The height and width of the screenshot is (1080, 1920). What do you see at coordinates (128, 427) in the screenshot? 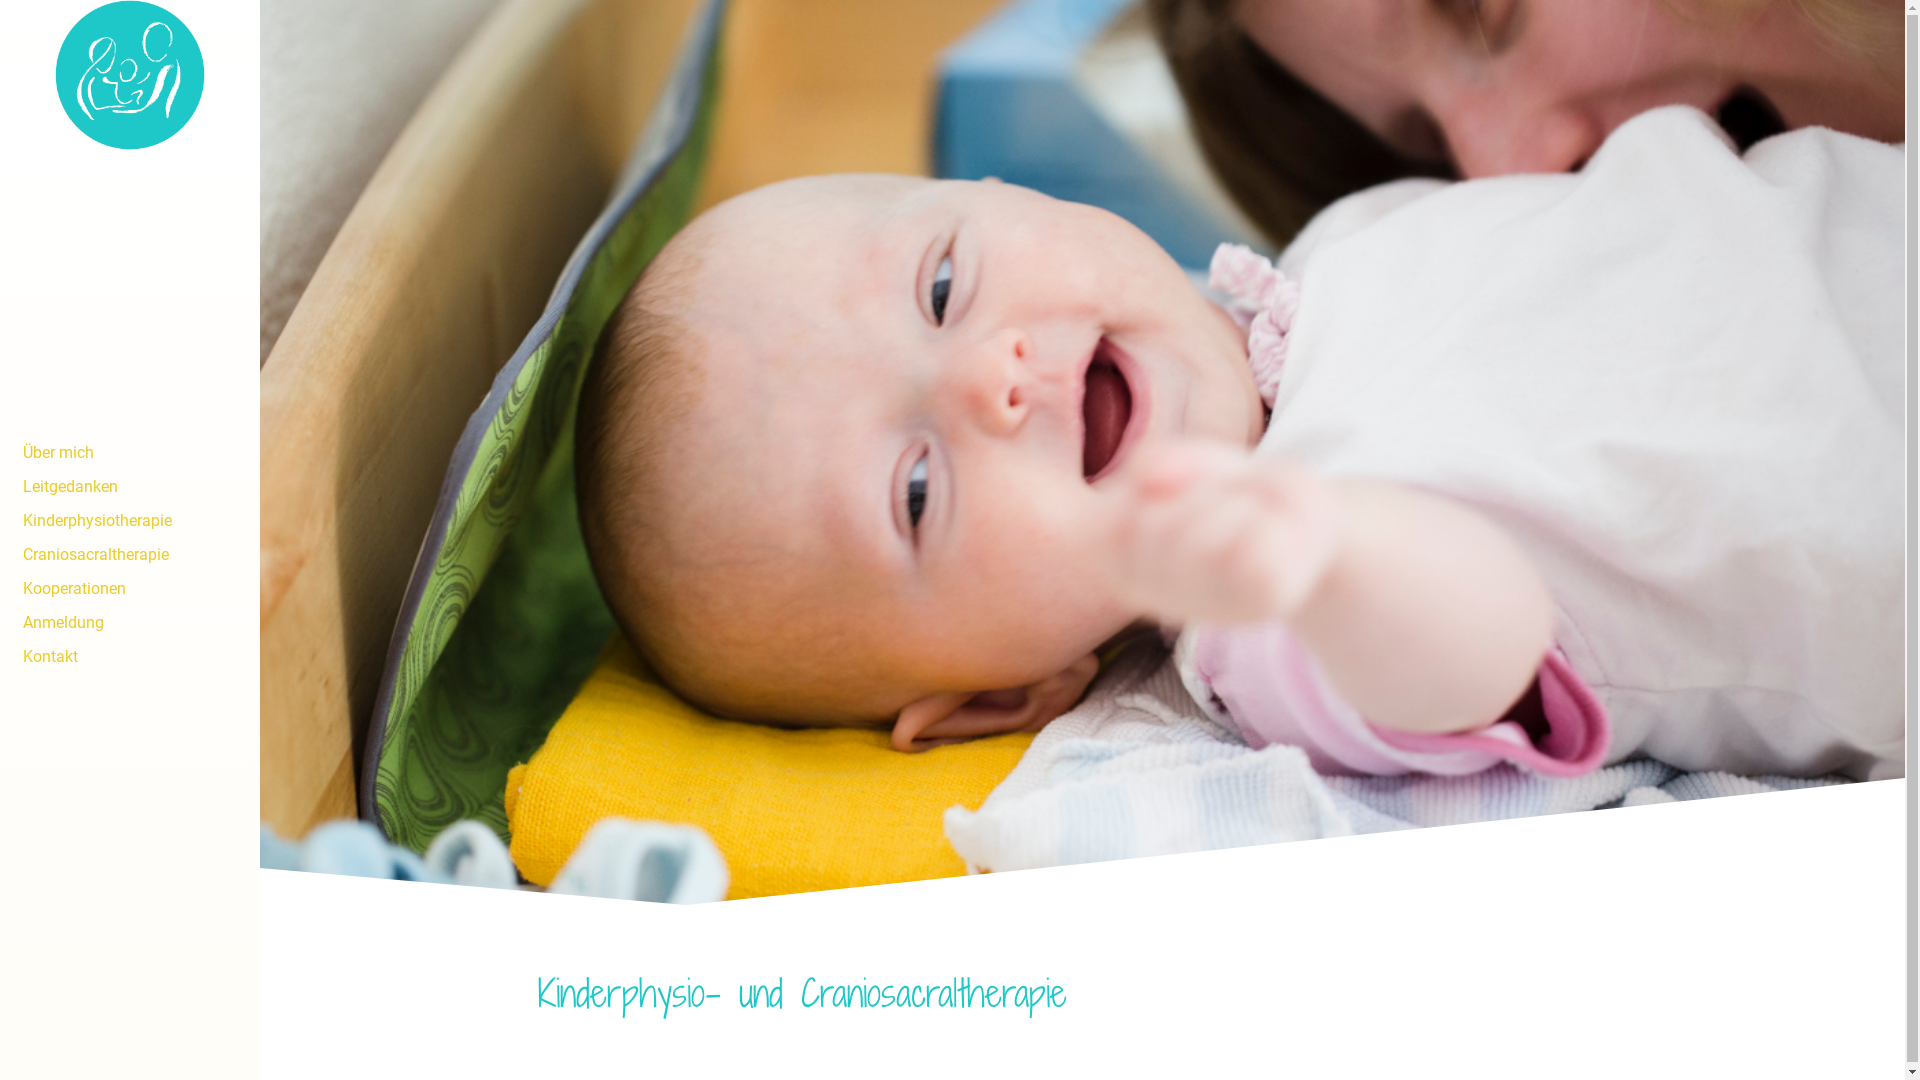
I see `' '` at bounding box center [128, 427].